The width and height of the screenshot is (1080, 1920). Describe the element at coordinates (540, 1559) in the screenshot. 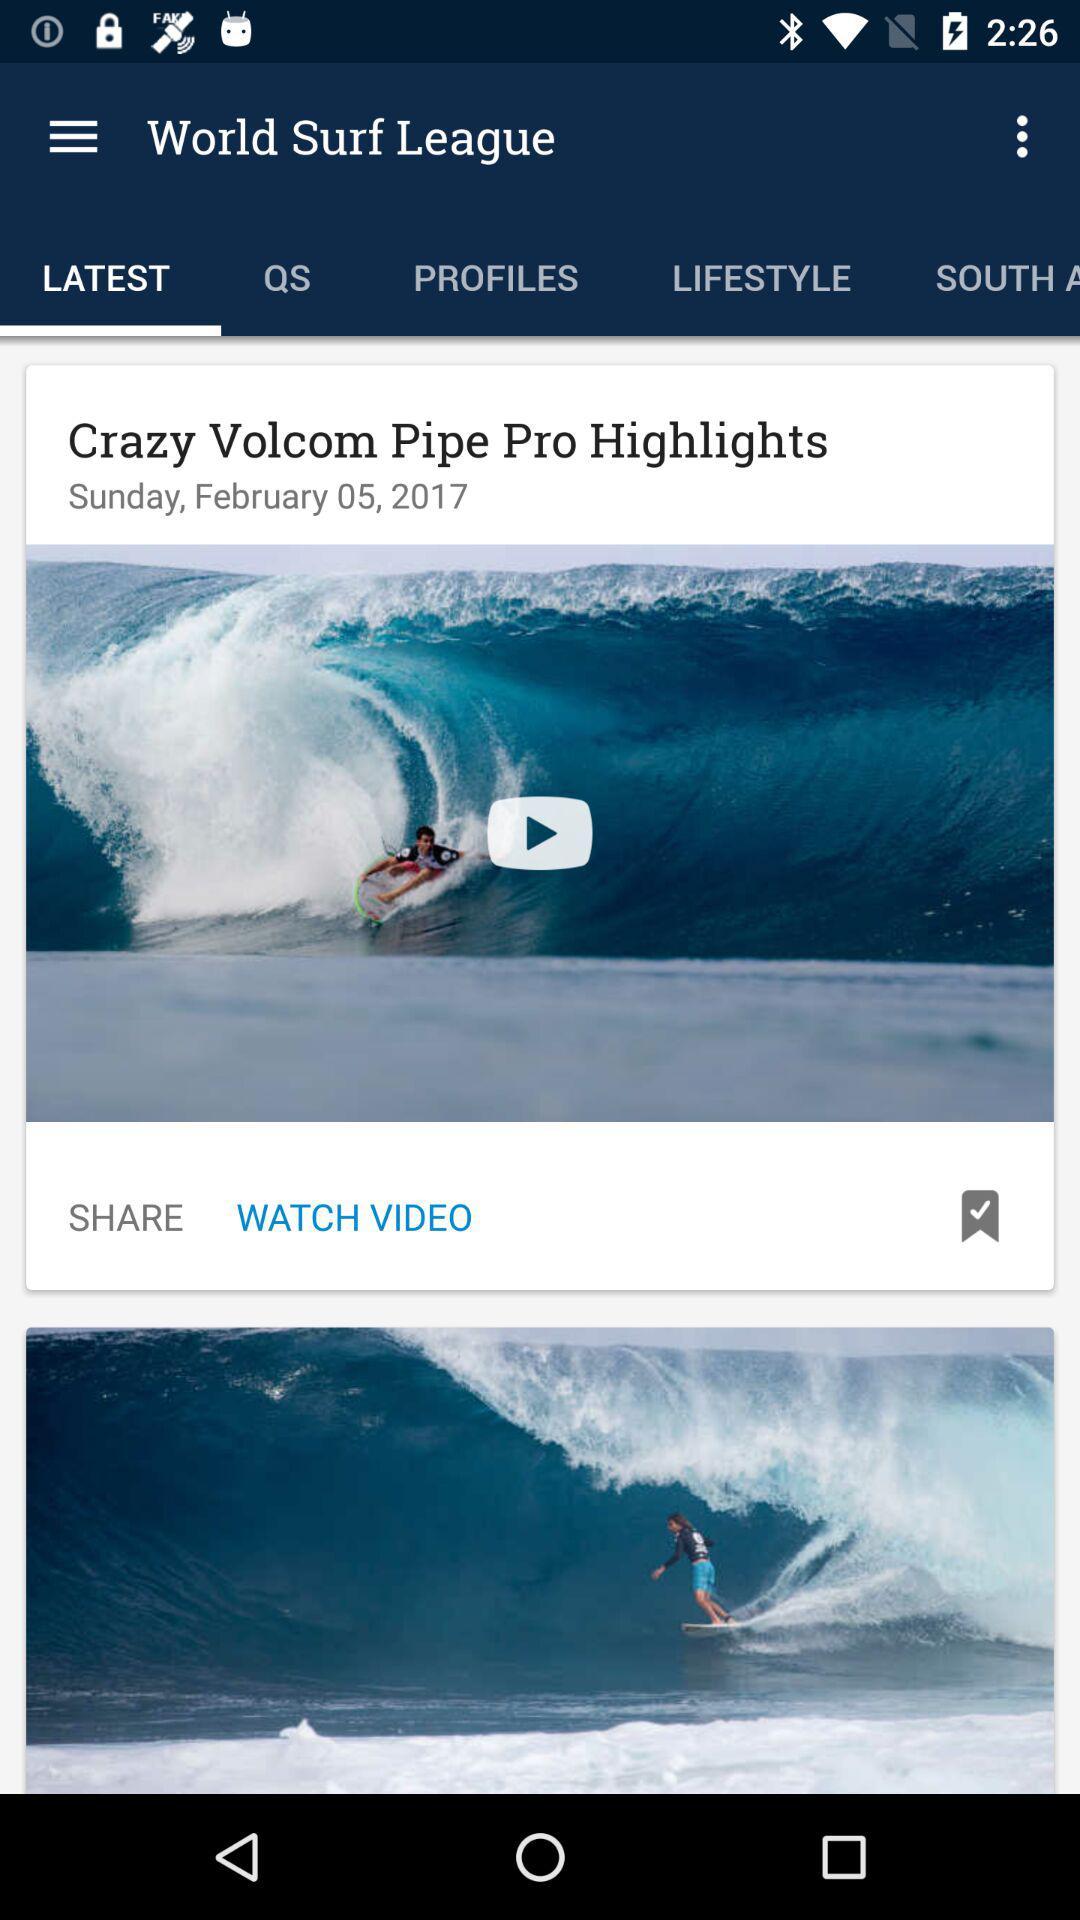

I see `the image at the bottom of the page` at that location.